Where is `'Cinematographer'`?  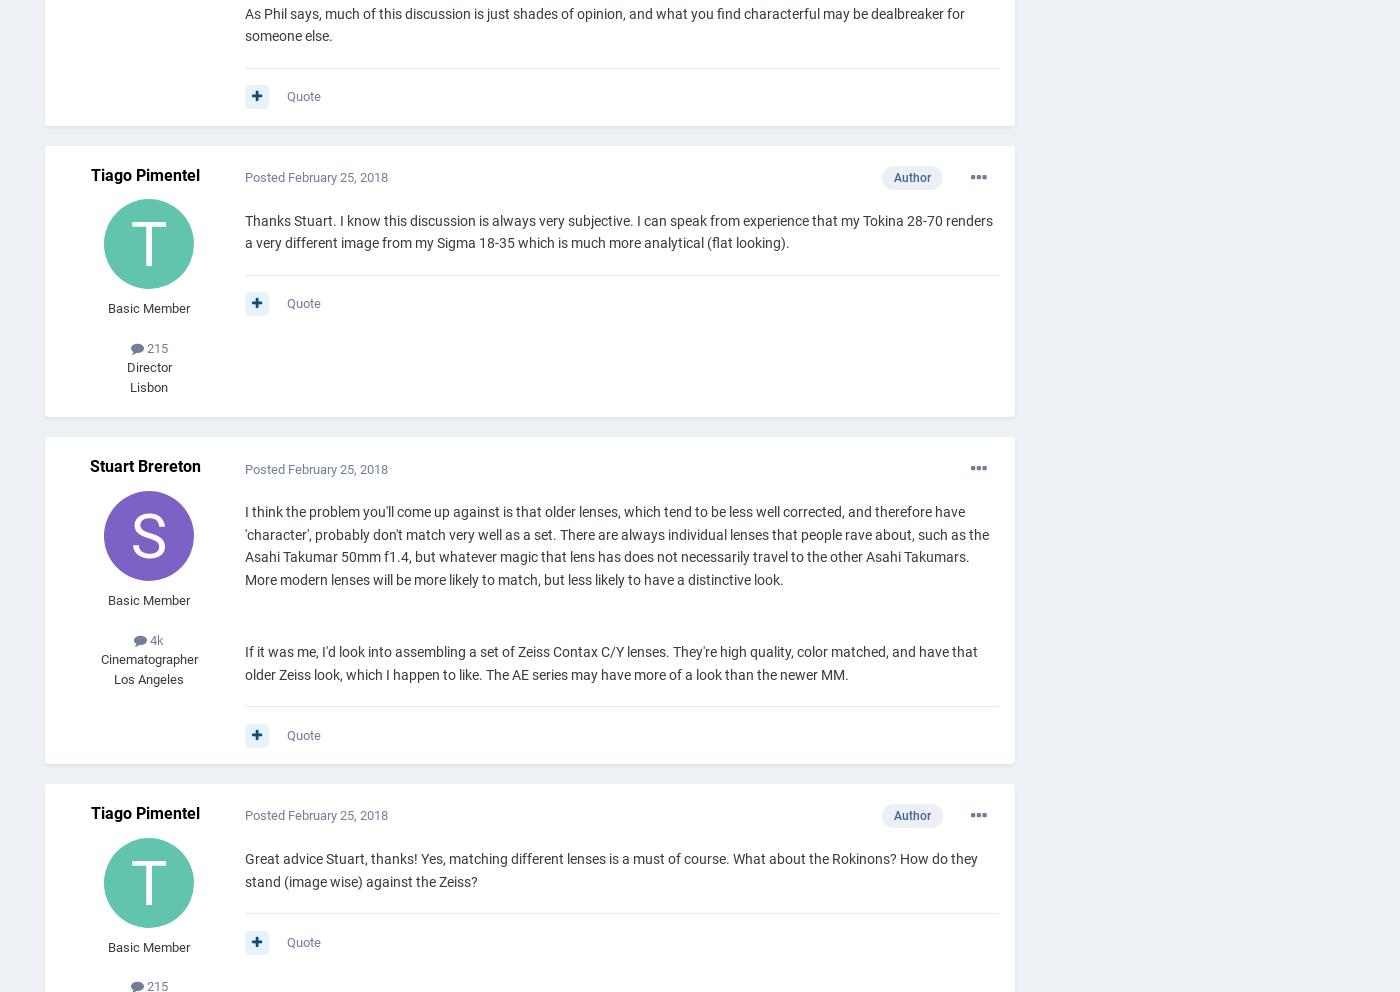
'Cinematographer' is located at coordinates (148, 659).